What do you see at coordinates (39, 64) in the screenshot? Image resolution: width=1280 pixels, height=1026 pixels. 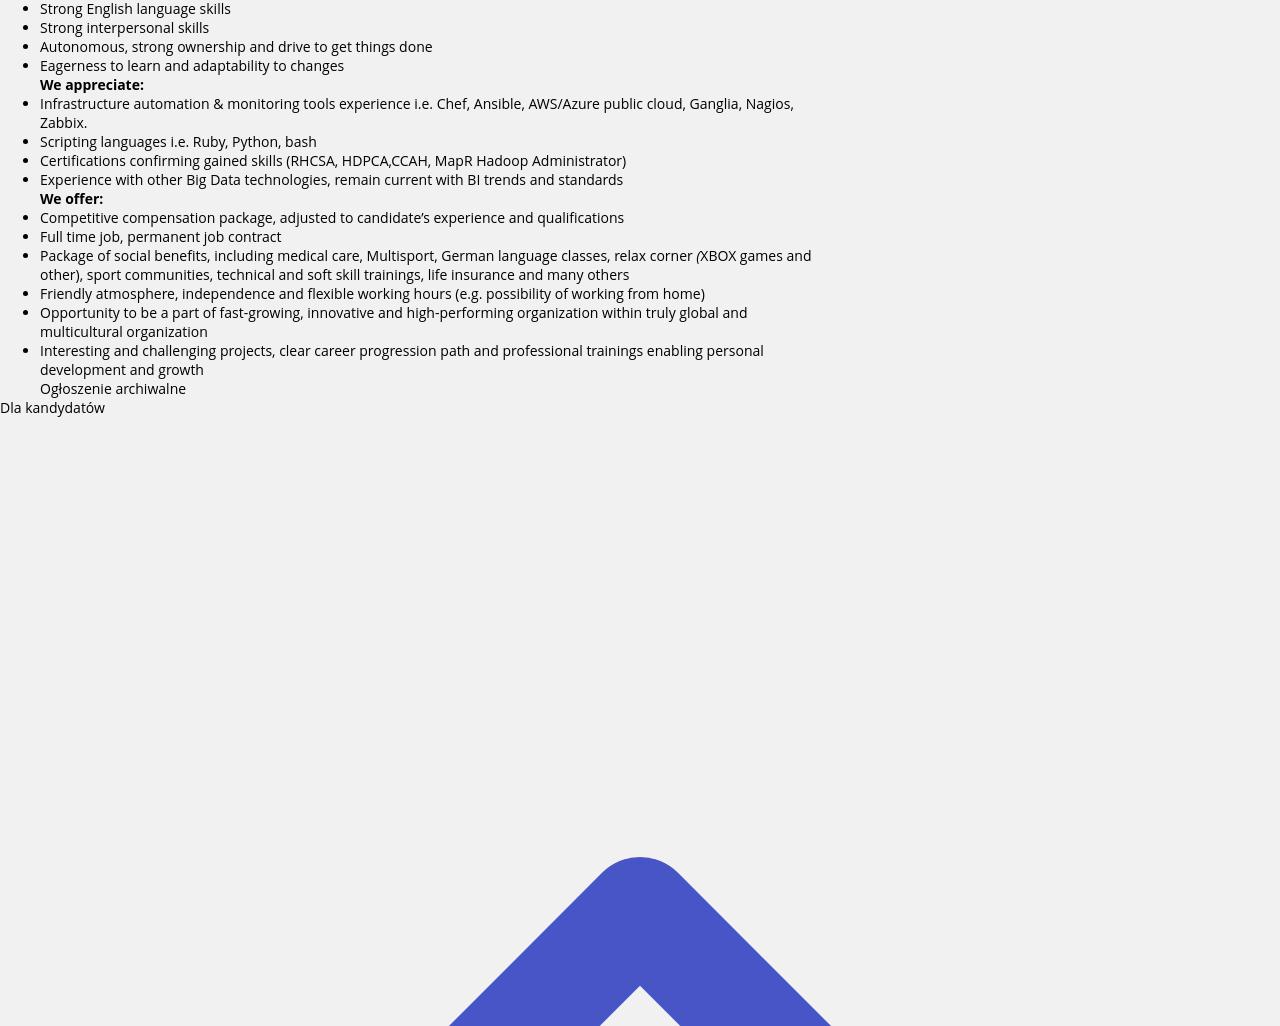 I see `'Eagerness to learn and adaptability to changes'` at bounding box center [39, 64].